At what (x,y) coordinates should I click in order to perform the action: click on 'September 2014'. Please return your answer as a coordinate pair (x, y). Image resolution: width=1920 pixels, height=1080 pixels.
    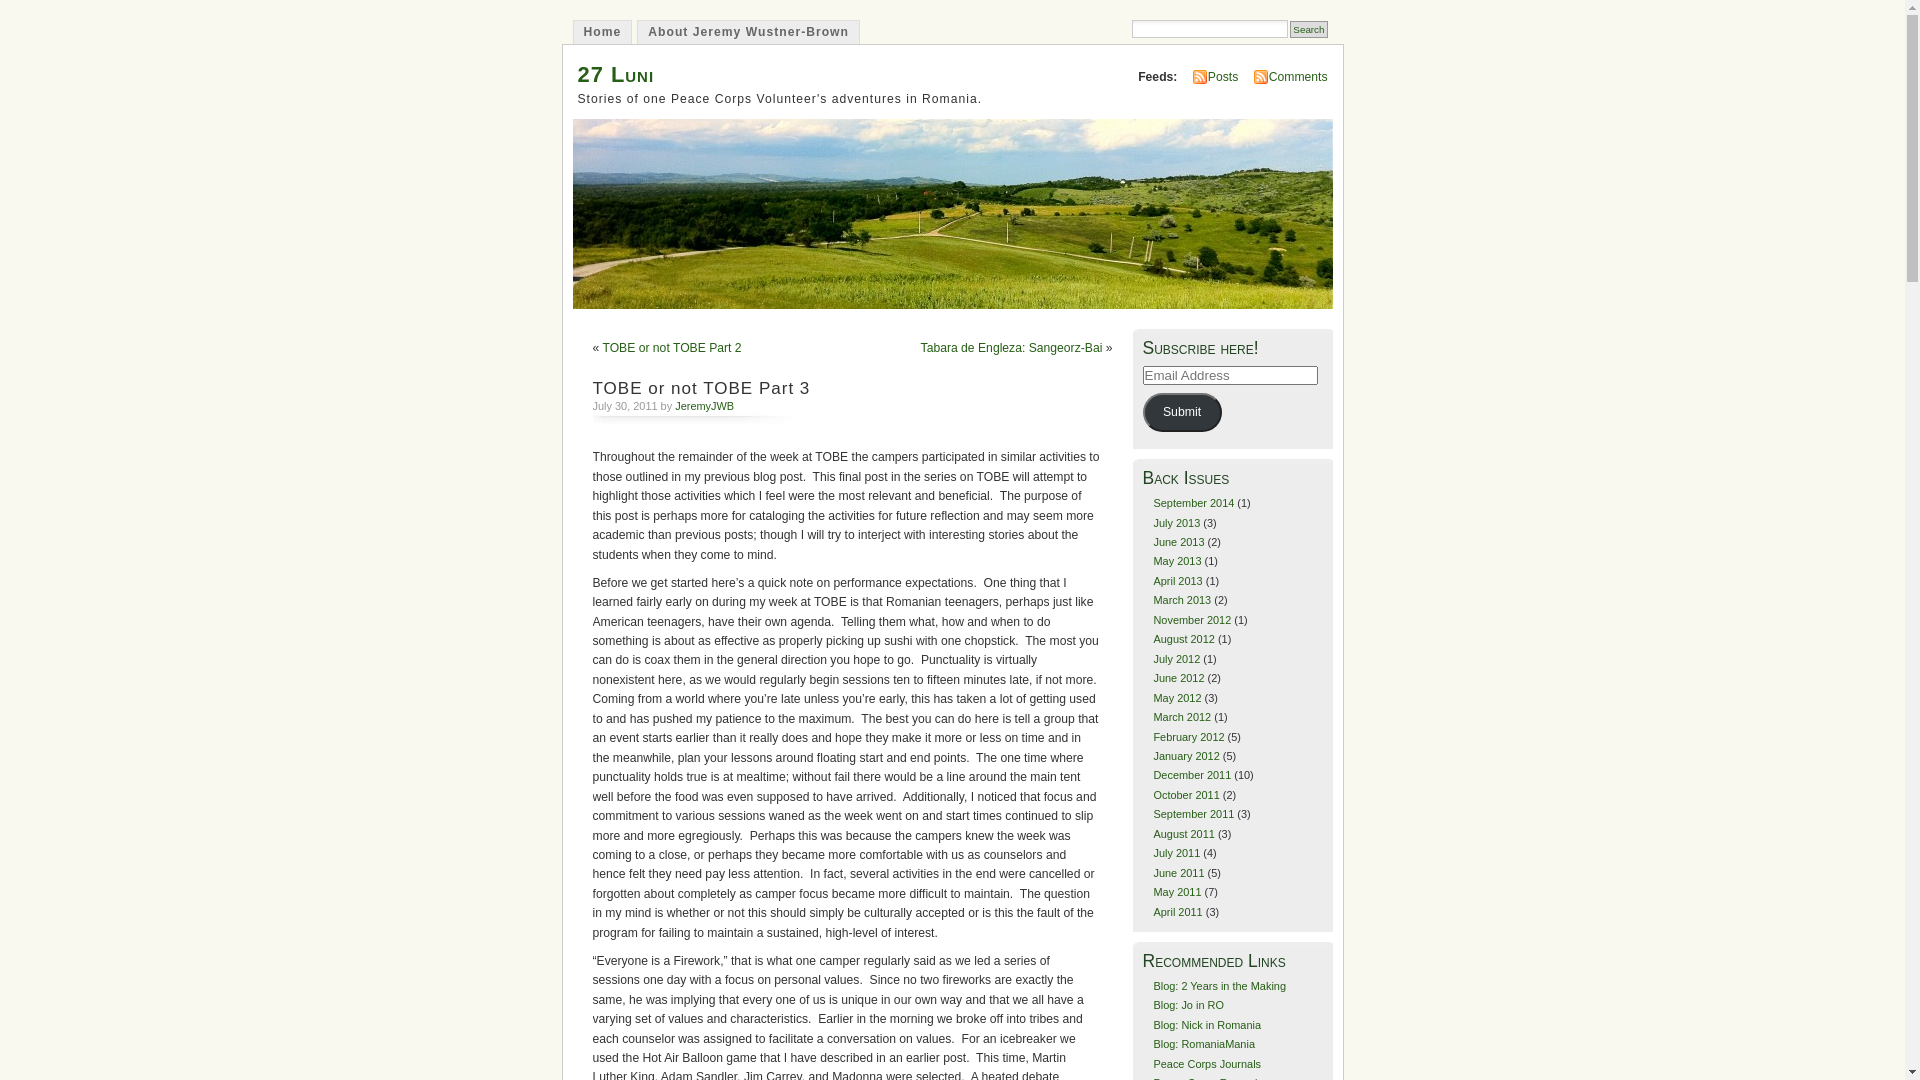
    Looking at the image, I should click on (1193, 501).